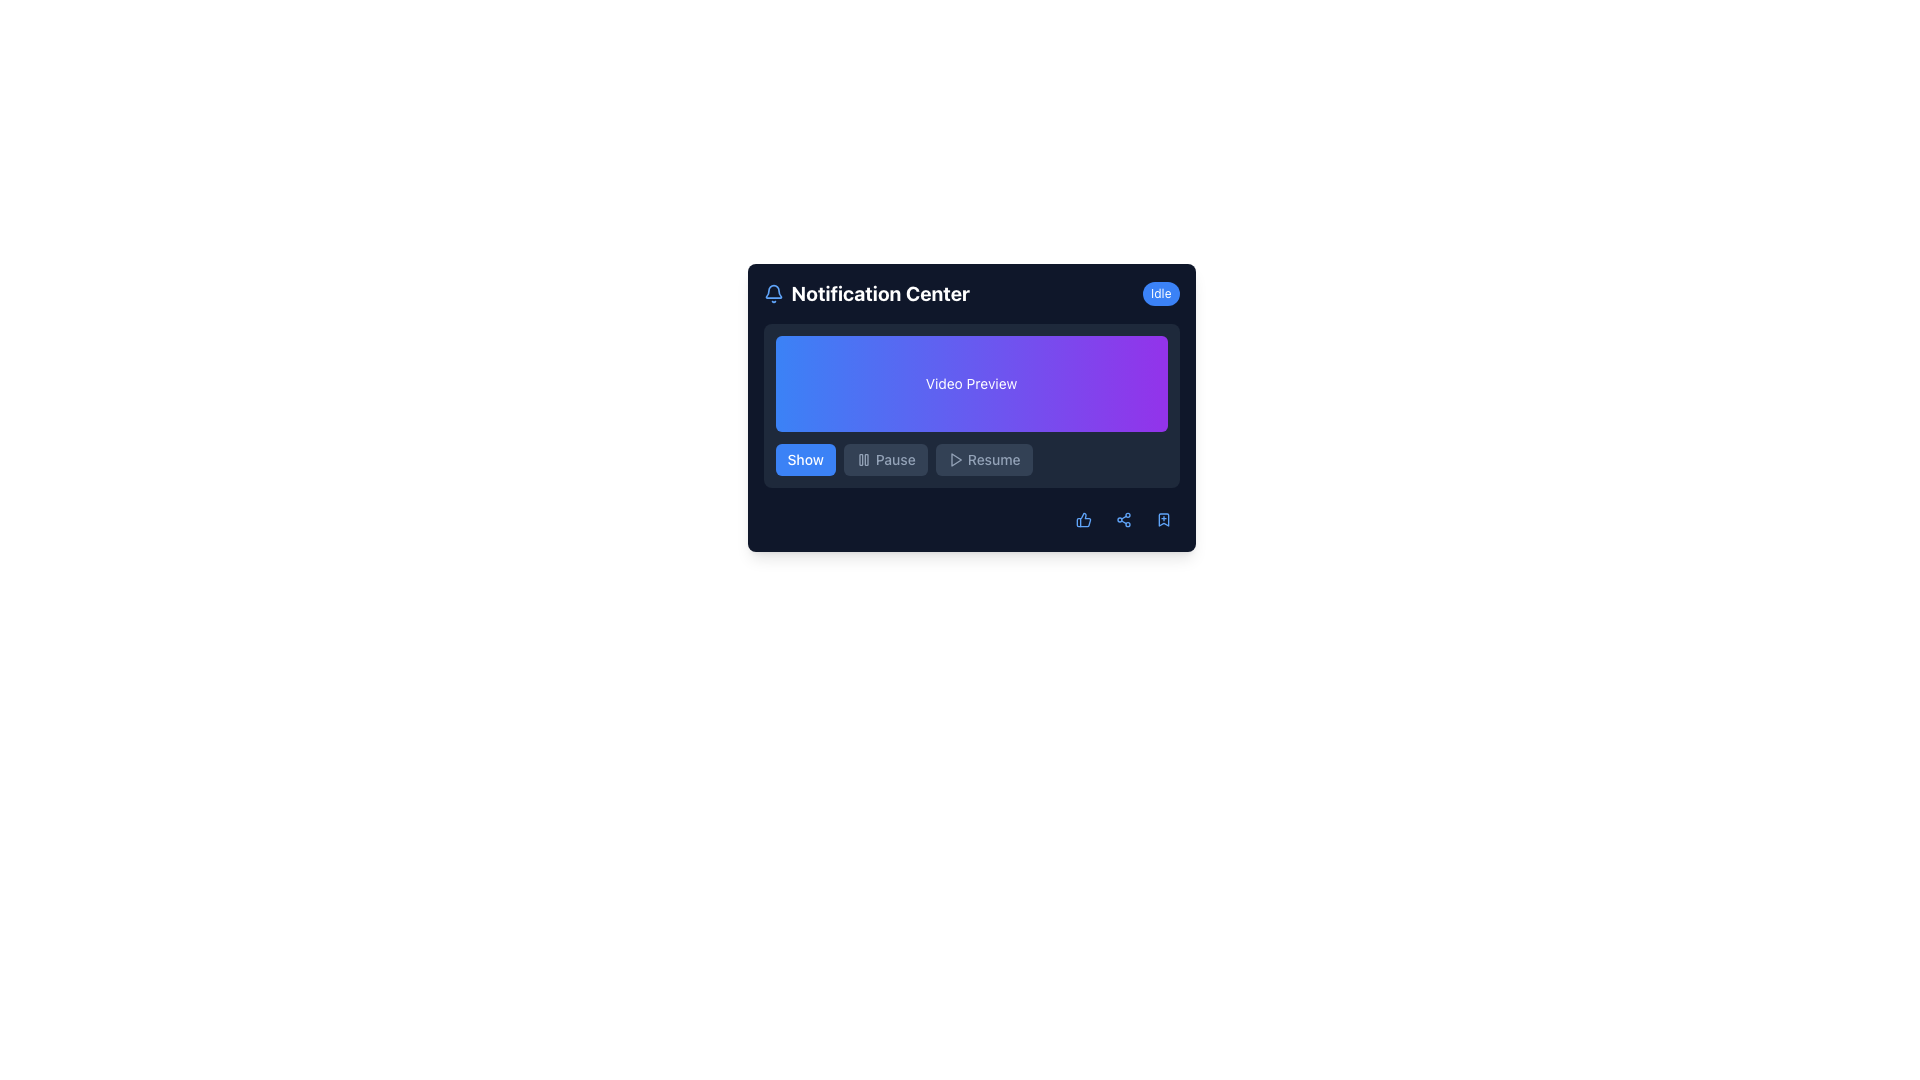 The height and width of the screenshot is (1080, 1920). I want to click on the notification icon located on the leftmost side of the 'Notification Center' title, so click(772, 293).